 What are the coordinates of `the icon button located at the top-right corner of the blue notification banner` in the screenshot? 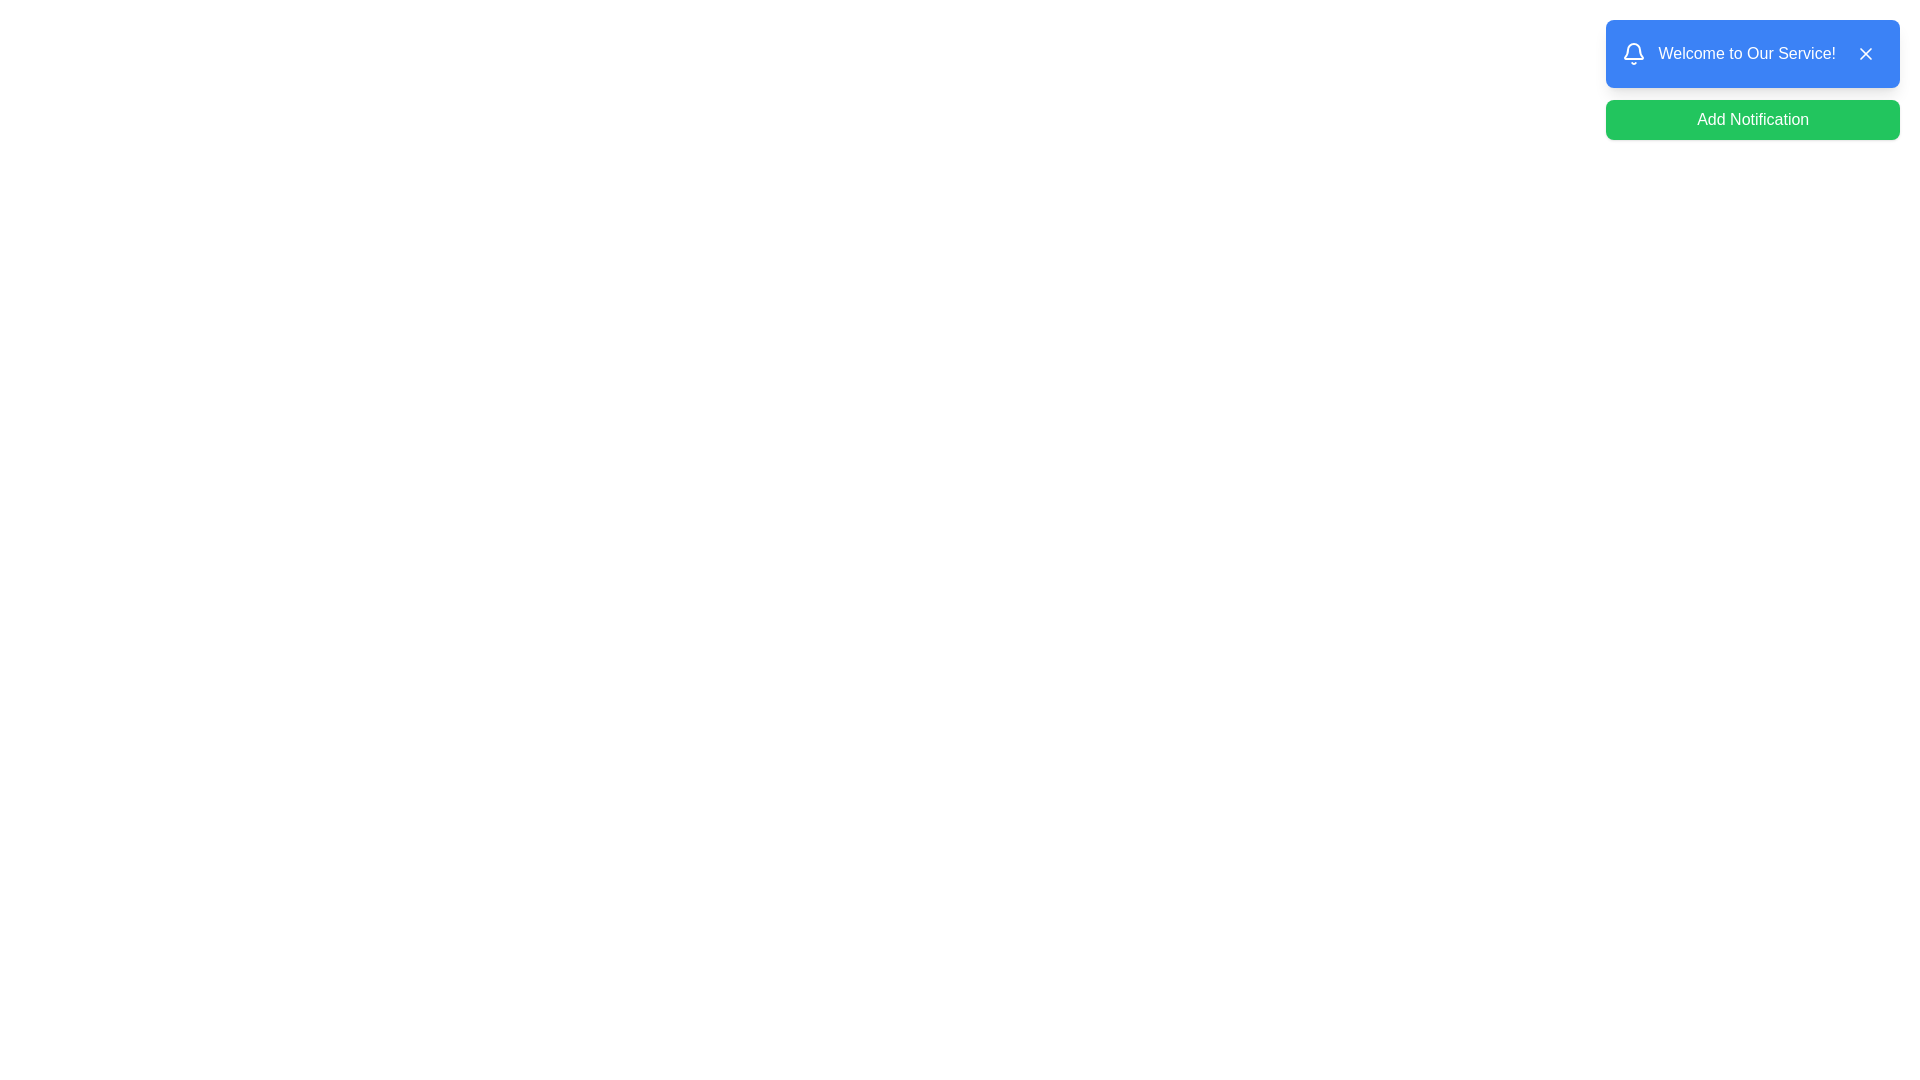 It's located at (1865, 53).